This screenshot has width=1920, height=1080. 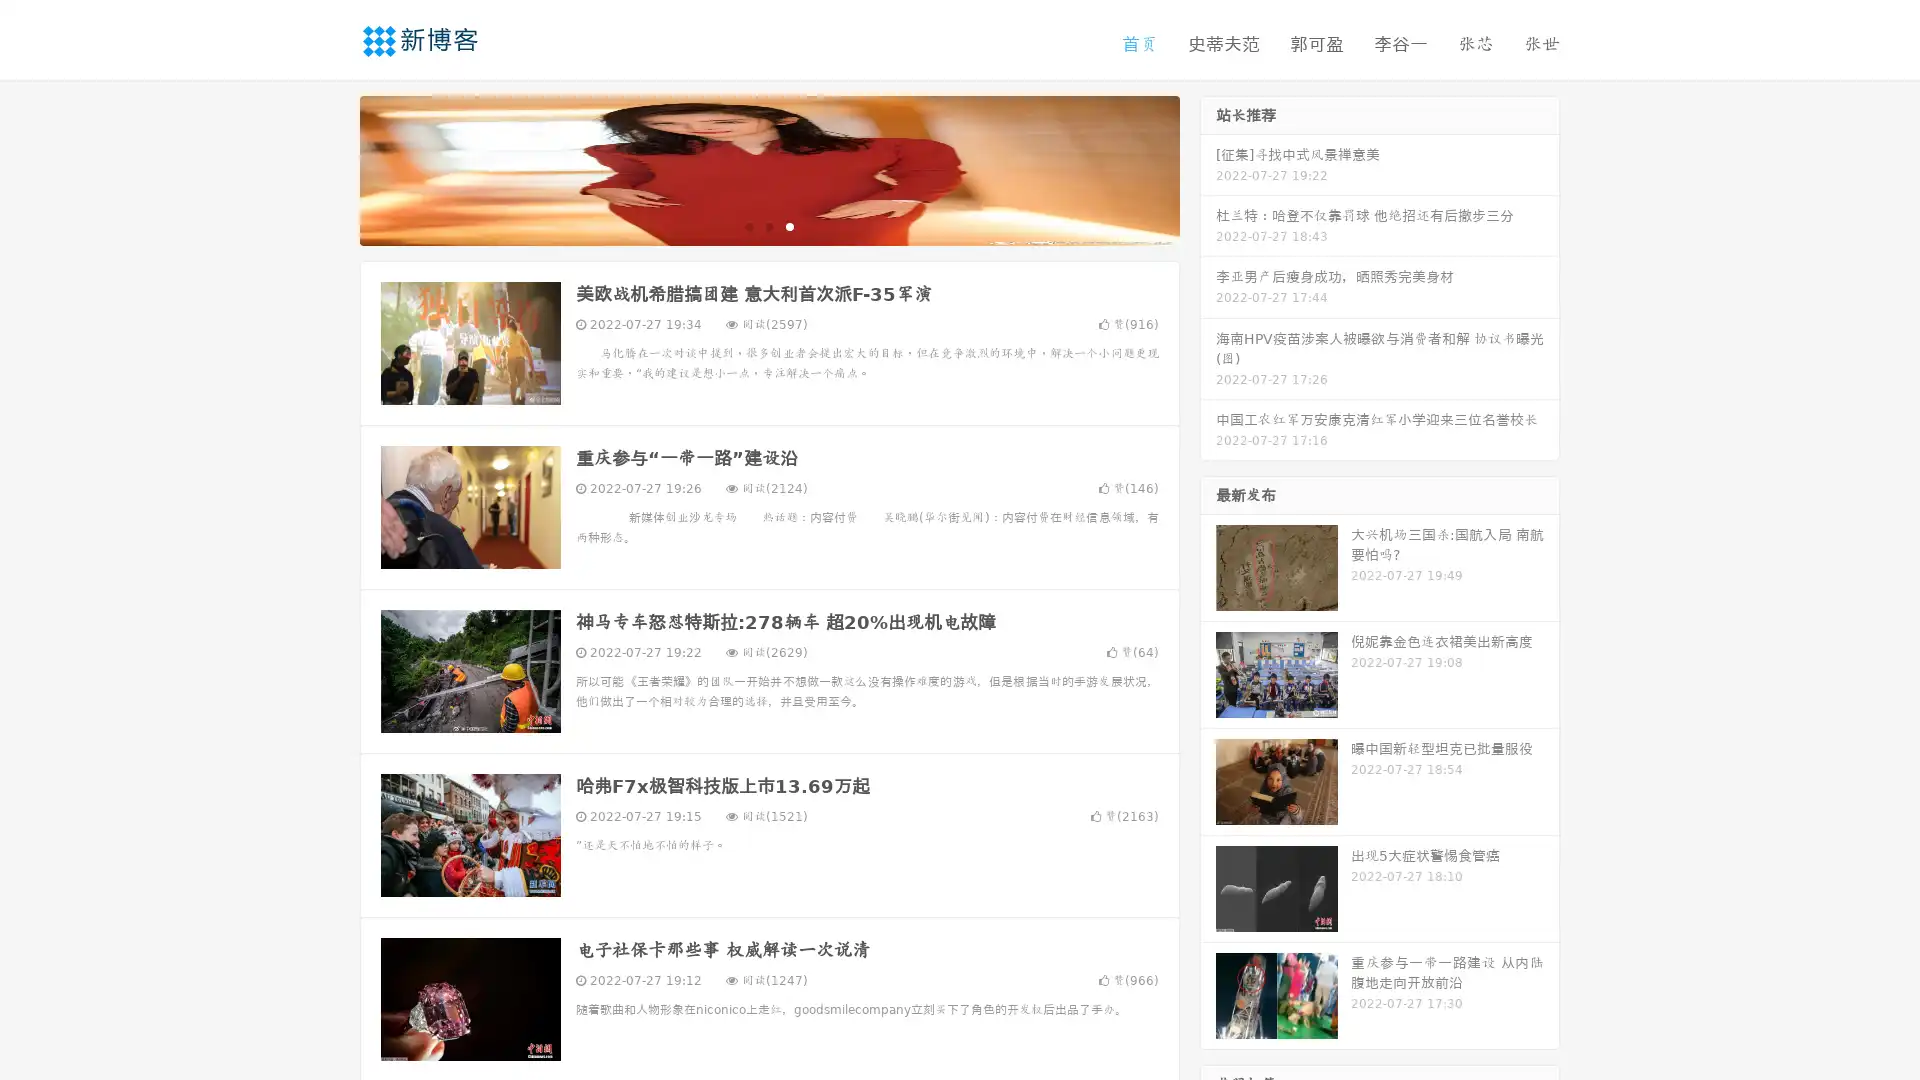 What do you see at coordinates (768, 225) in the screenshot?
I see `Go to slide 2` at bounding box center [768, 225].